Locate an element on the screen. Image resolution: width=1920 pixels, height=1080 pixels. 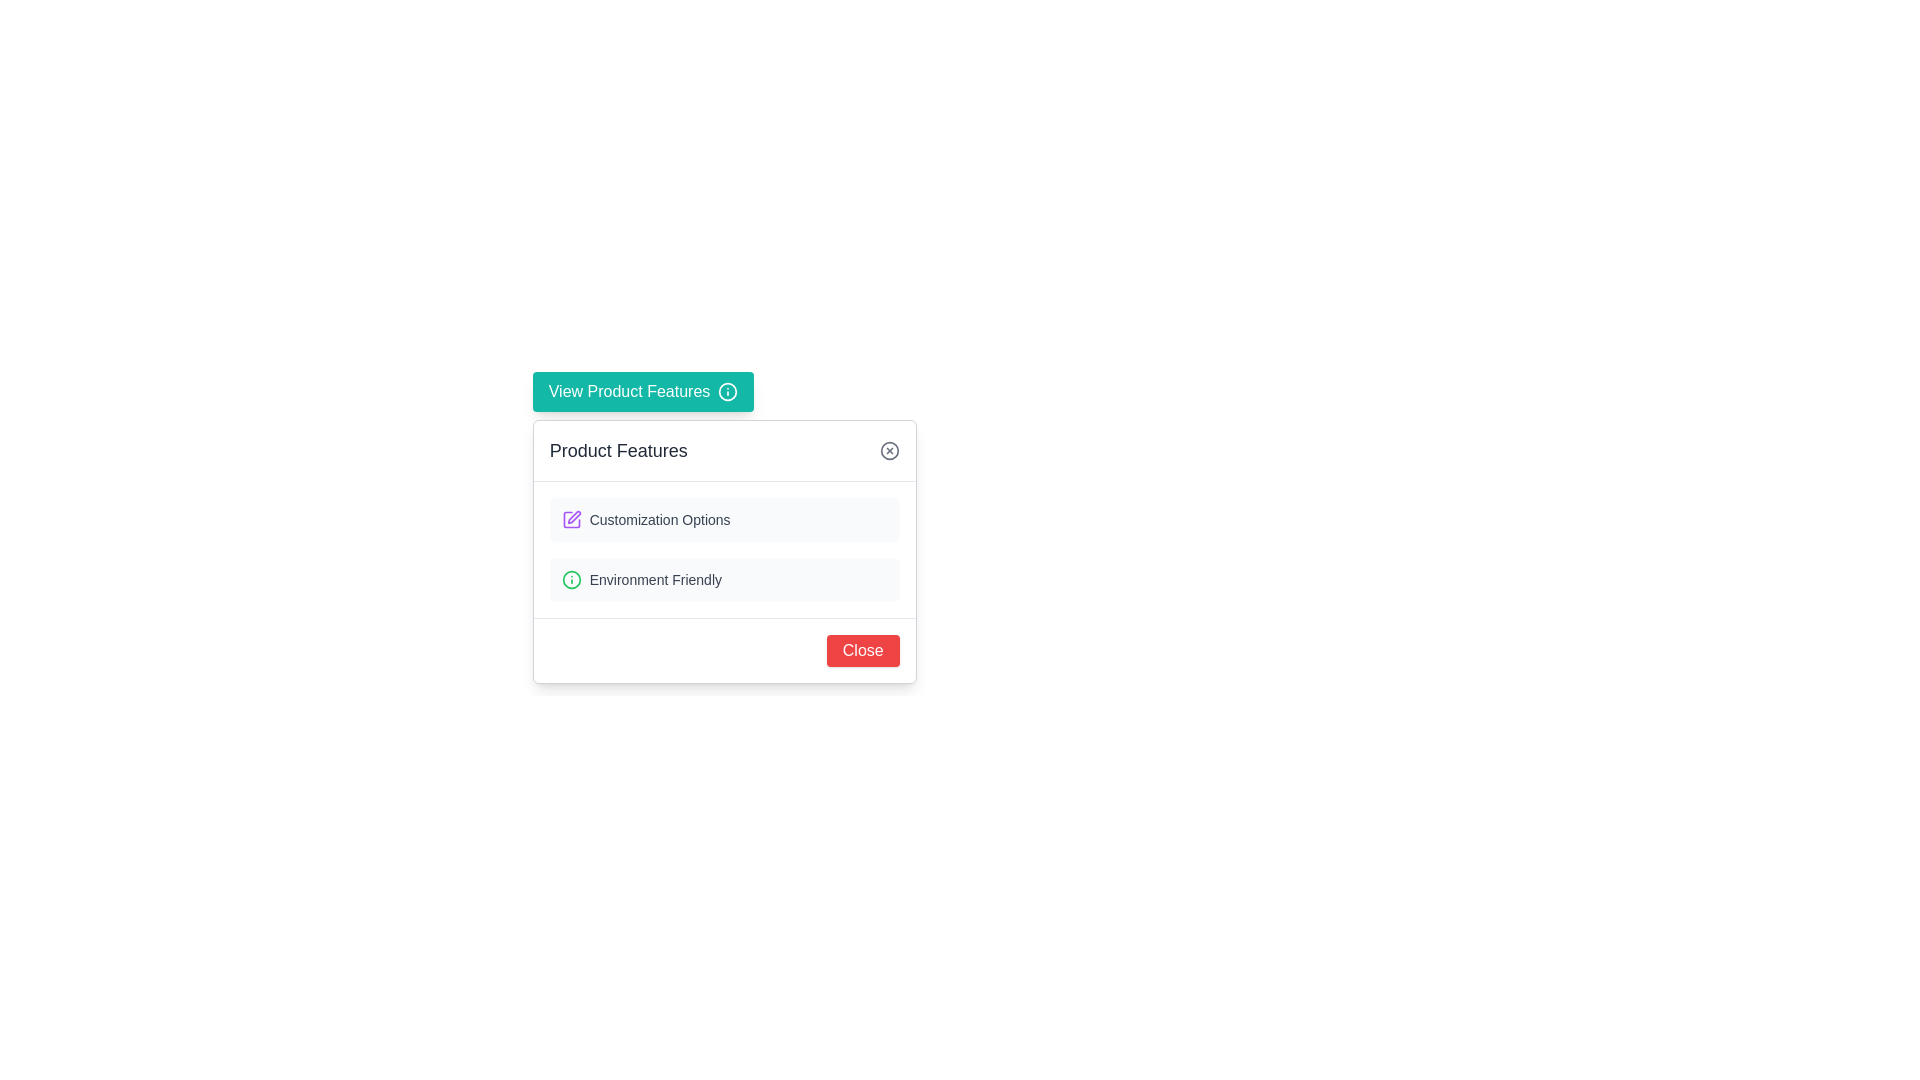
the edit or customization icon located to the left of the 'Customization Options' text in the 'Product Features' area is located at coordinates (570, 519).